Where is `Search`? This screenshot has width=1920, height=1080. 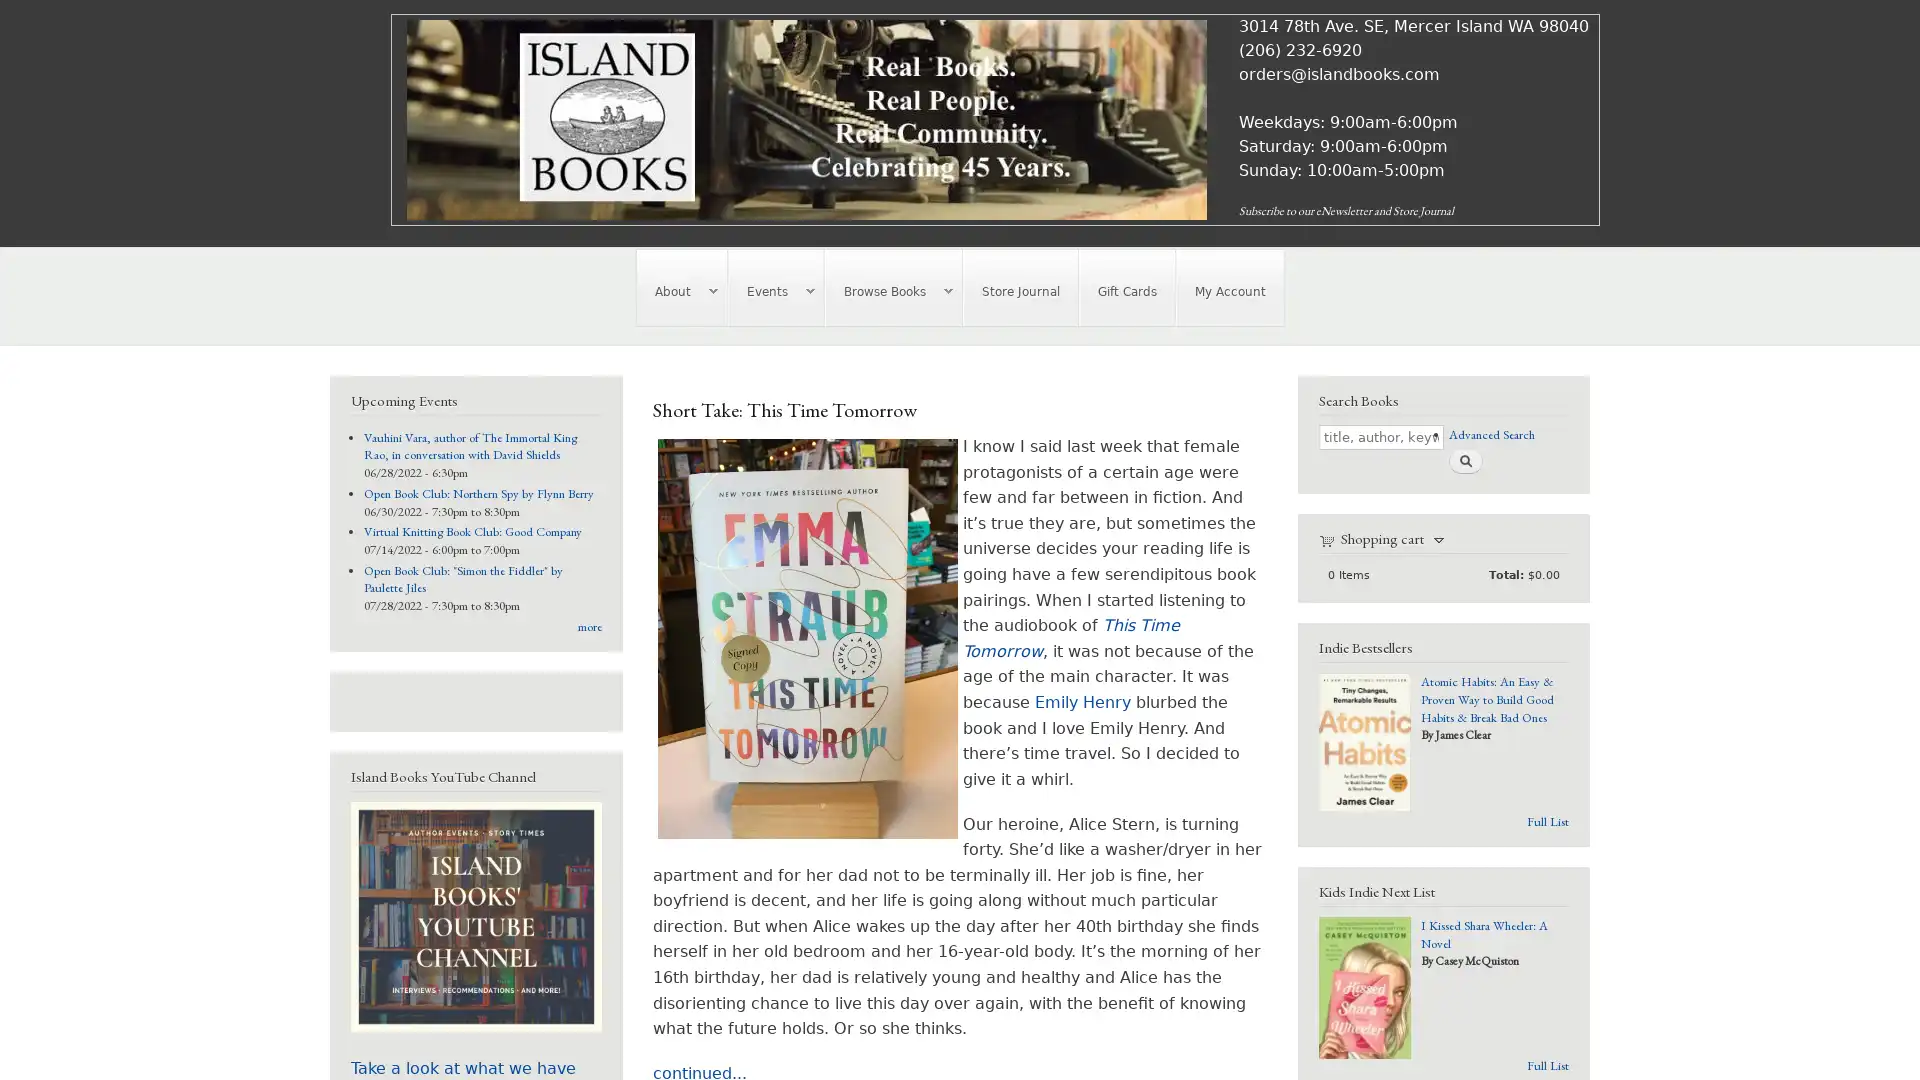 Search is located at coordinates (1464, 461).